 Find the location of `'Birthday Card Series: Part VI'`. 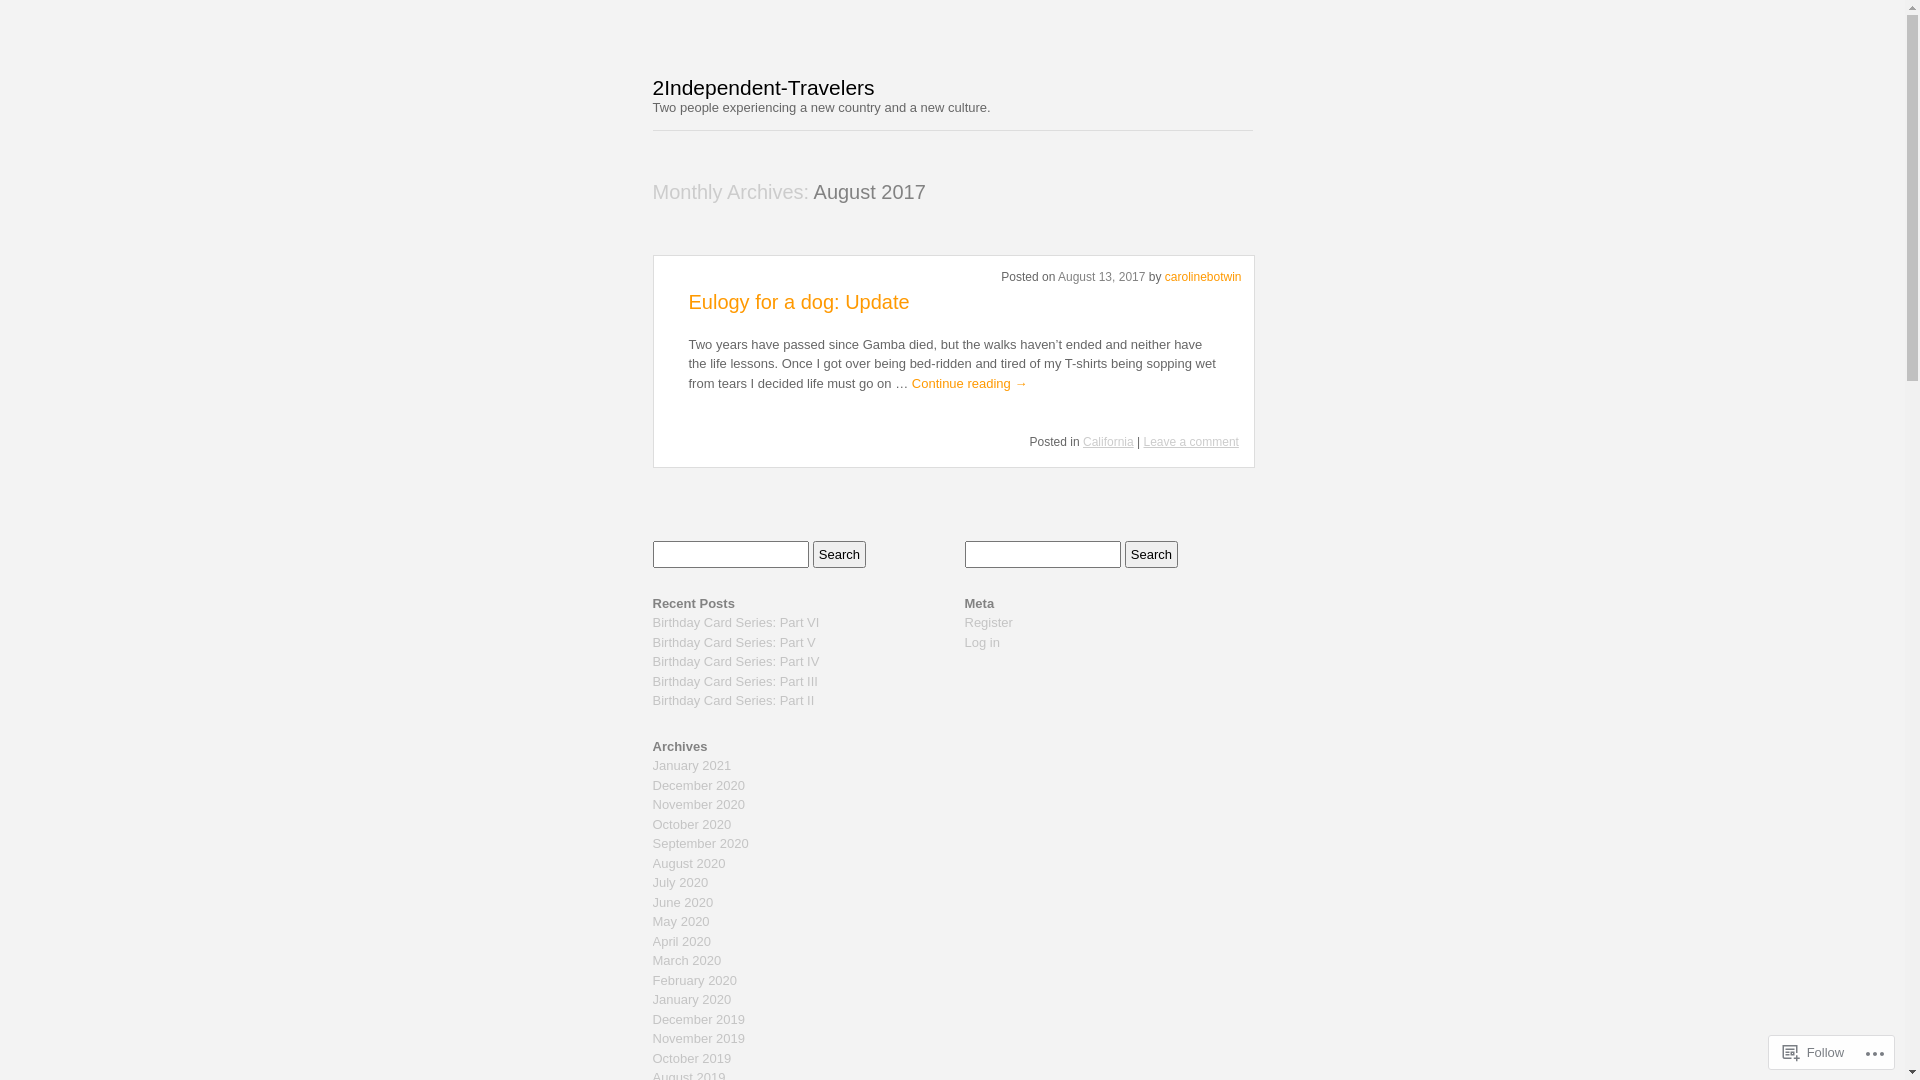

'Birthday Card Series: Part VI' is located at coordinates (652, 621).